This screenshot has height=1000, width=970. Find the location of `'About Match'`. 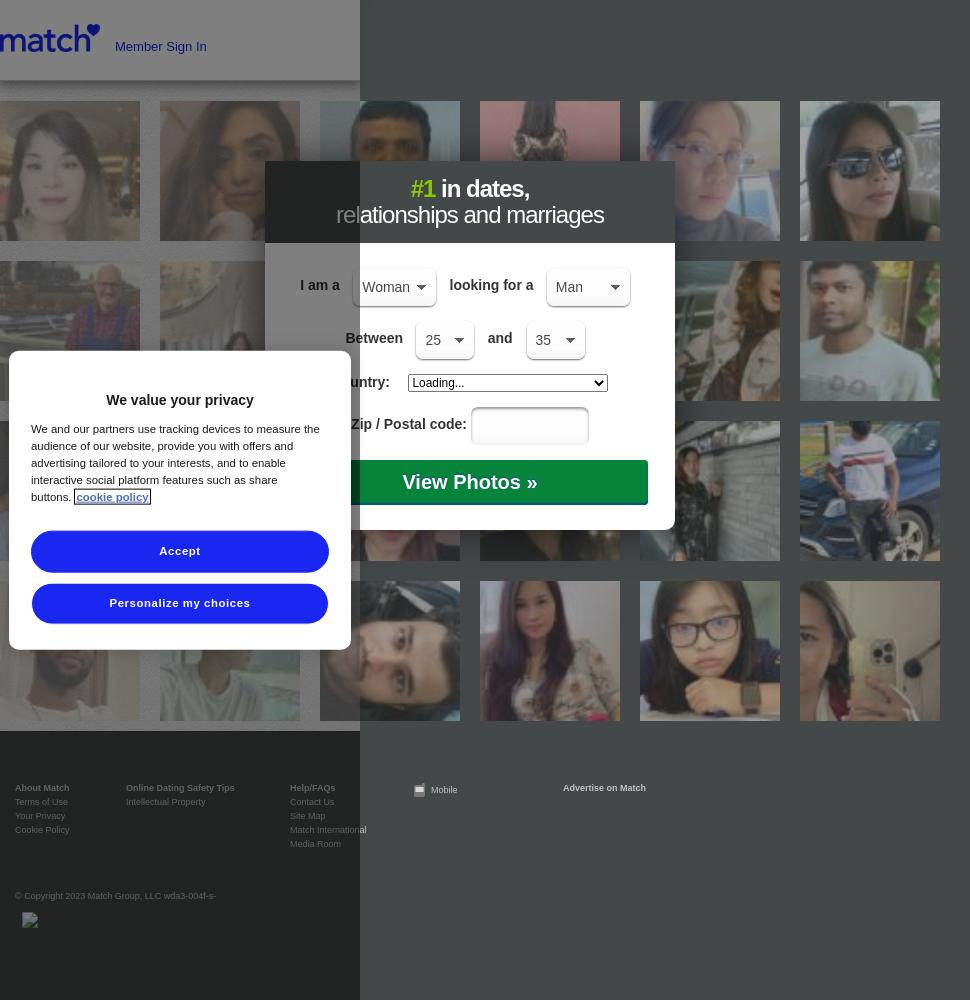

'About Match' is located at coordinates (42, 788).